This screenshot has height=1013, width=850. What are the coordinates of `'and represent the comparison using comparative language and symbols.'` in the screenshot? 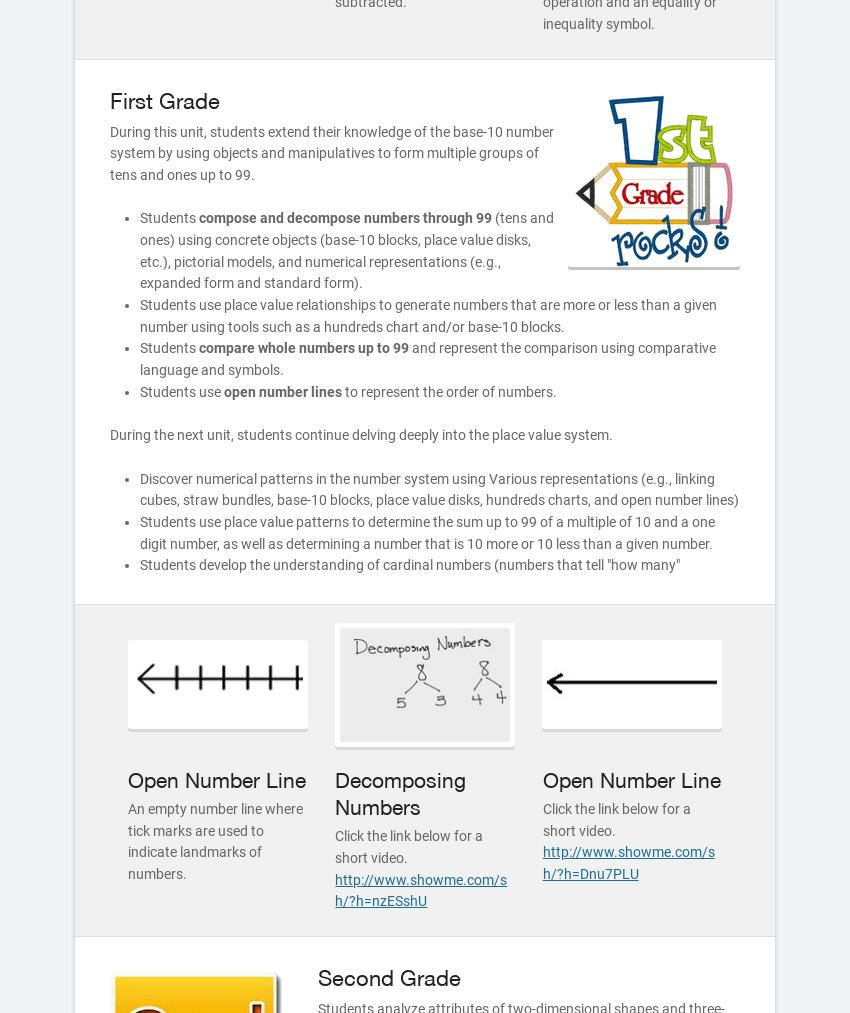 It's located at (139, 359).